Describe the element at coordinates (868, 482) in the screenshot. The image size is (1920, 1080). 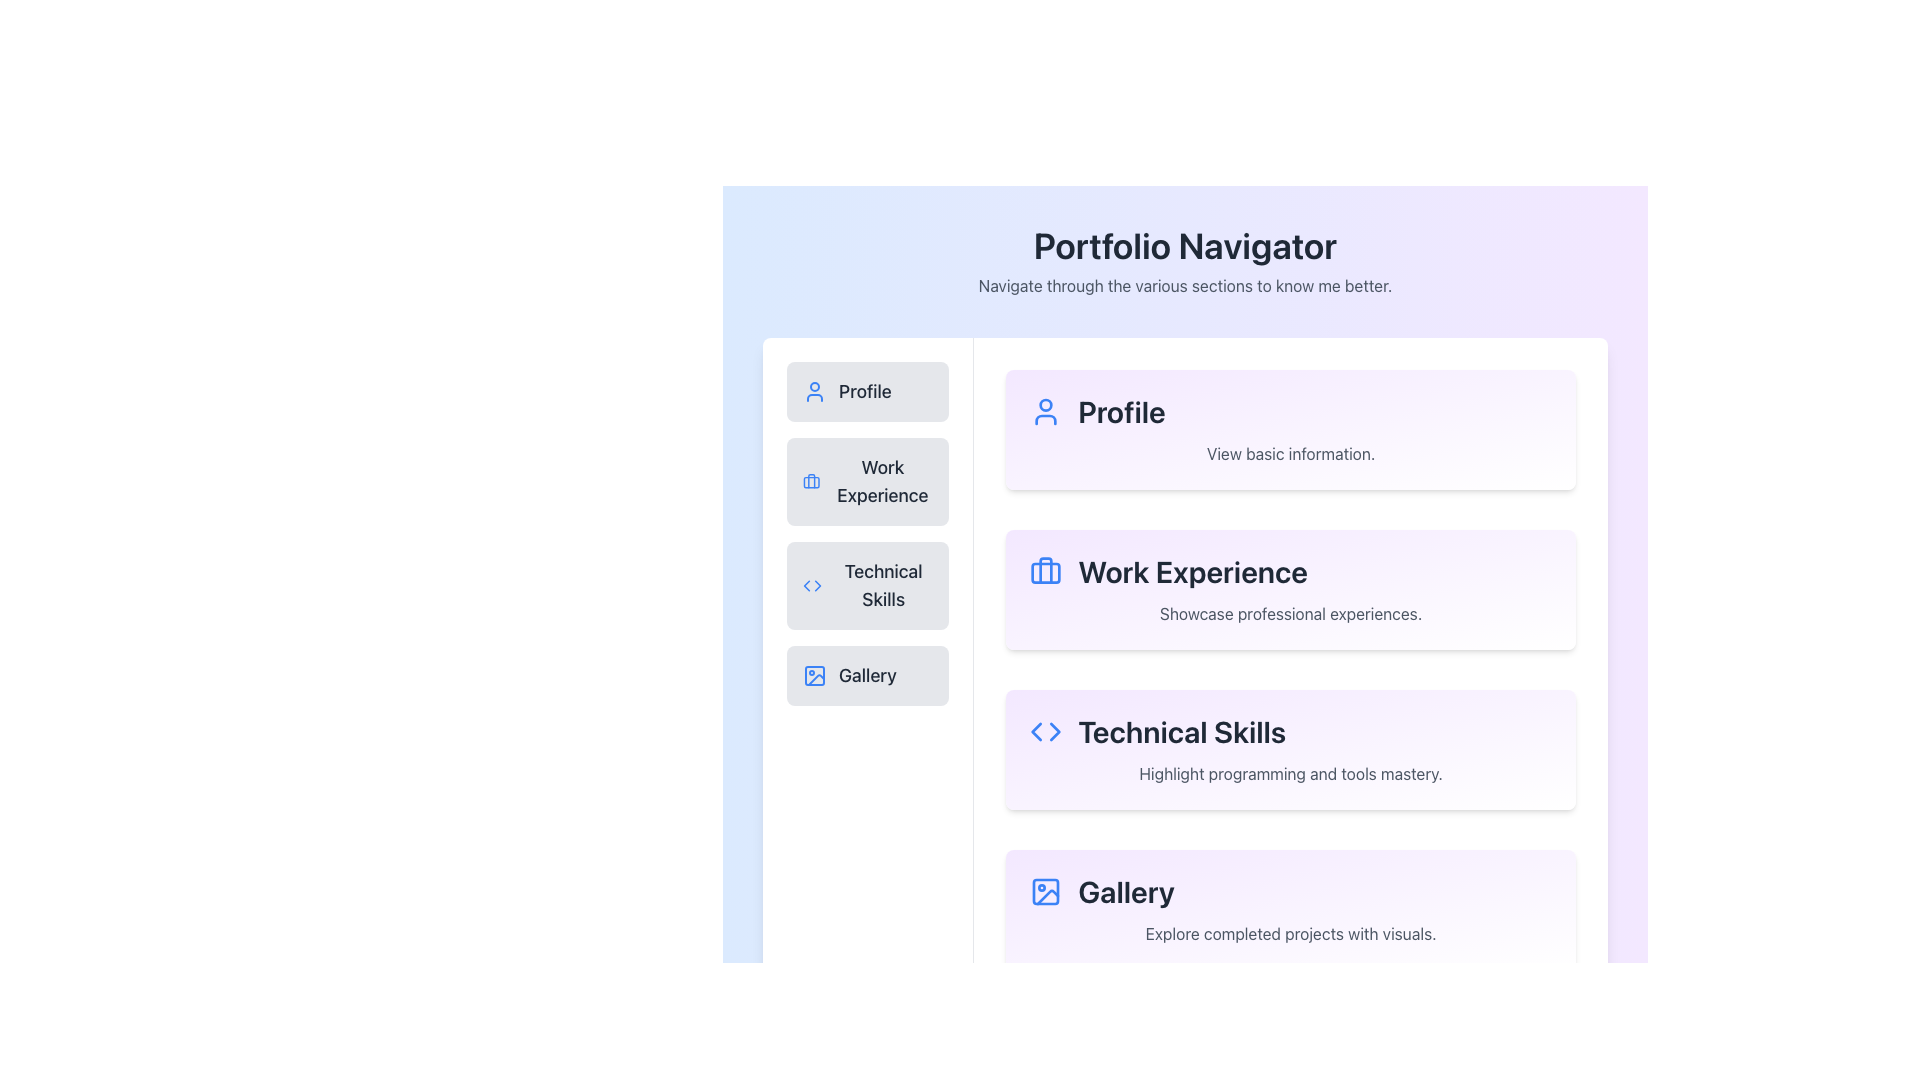
I see `the 'Work Experience' button, which is the second button in the left sidebar, featuring a light gray background and a blue briefcase icon` at that location.